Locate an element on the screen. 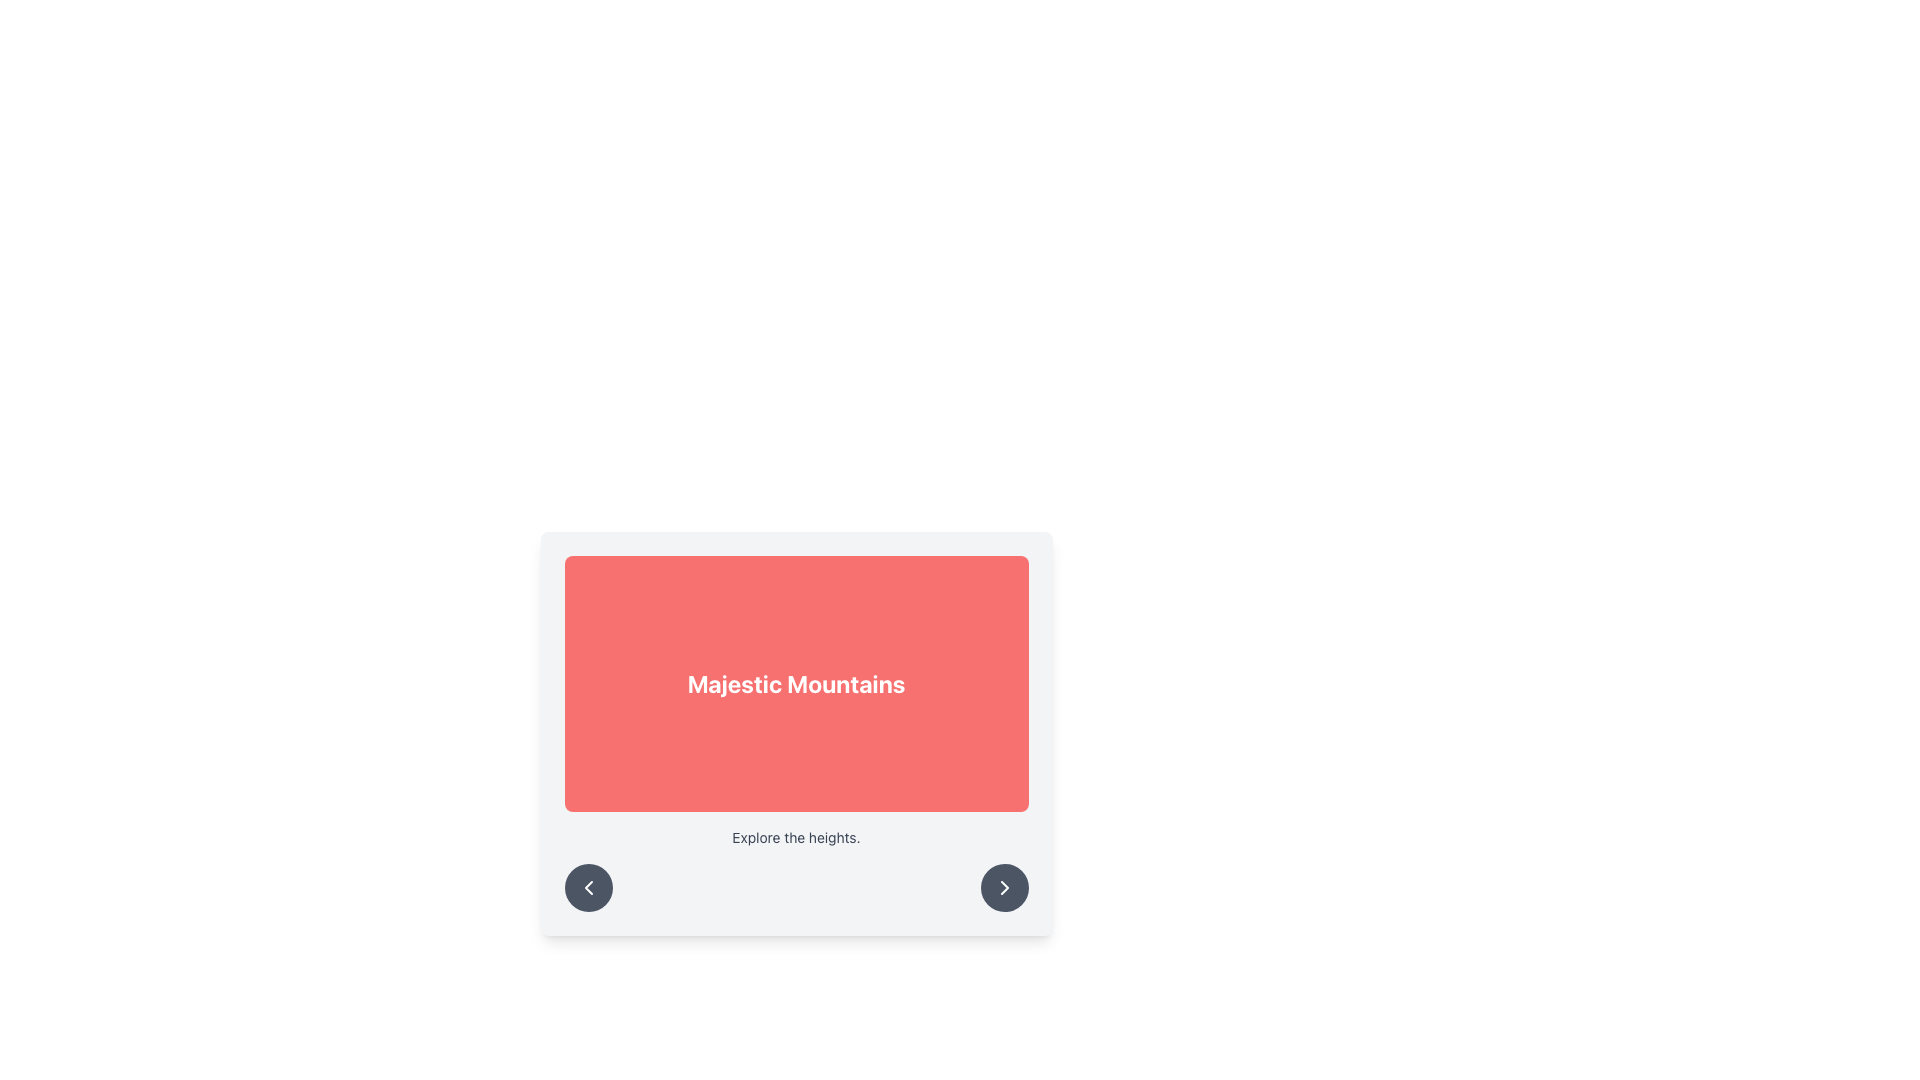  the right arrow icon embedded within the dark circular button located at the bottom-right corner of the interface is located at coordinates (1004, 886).